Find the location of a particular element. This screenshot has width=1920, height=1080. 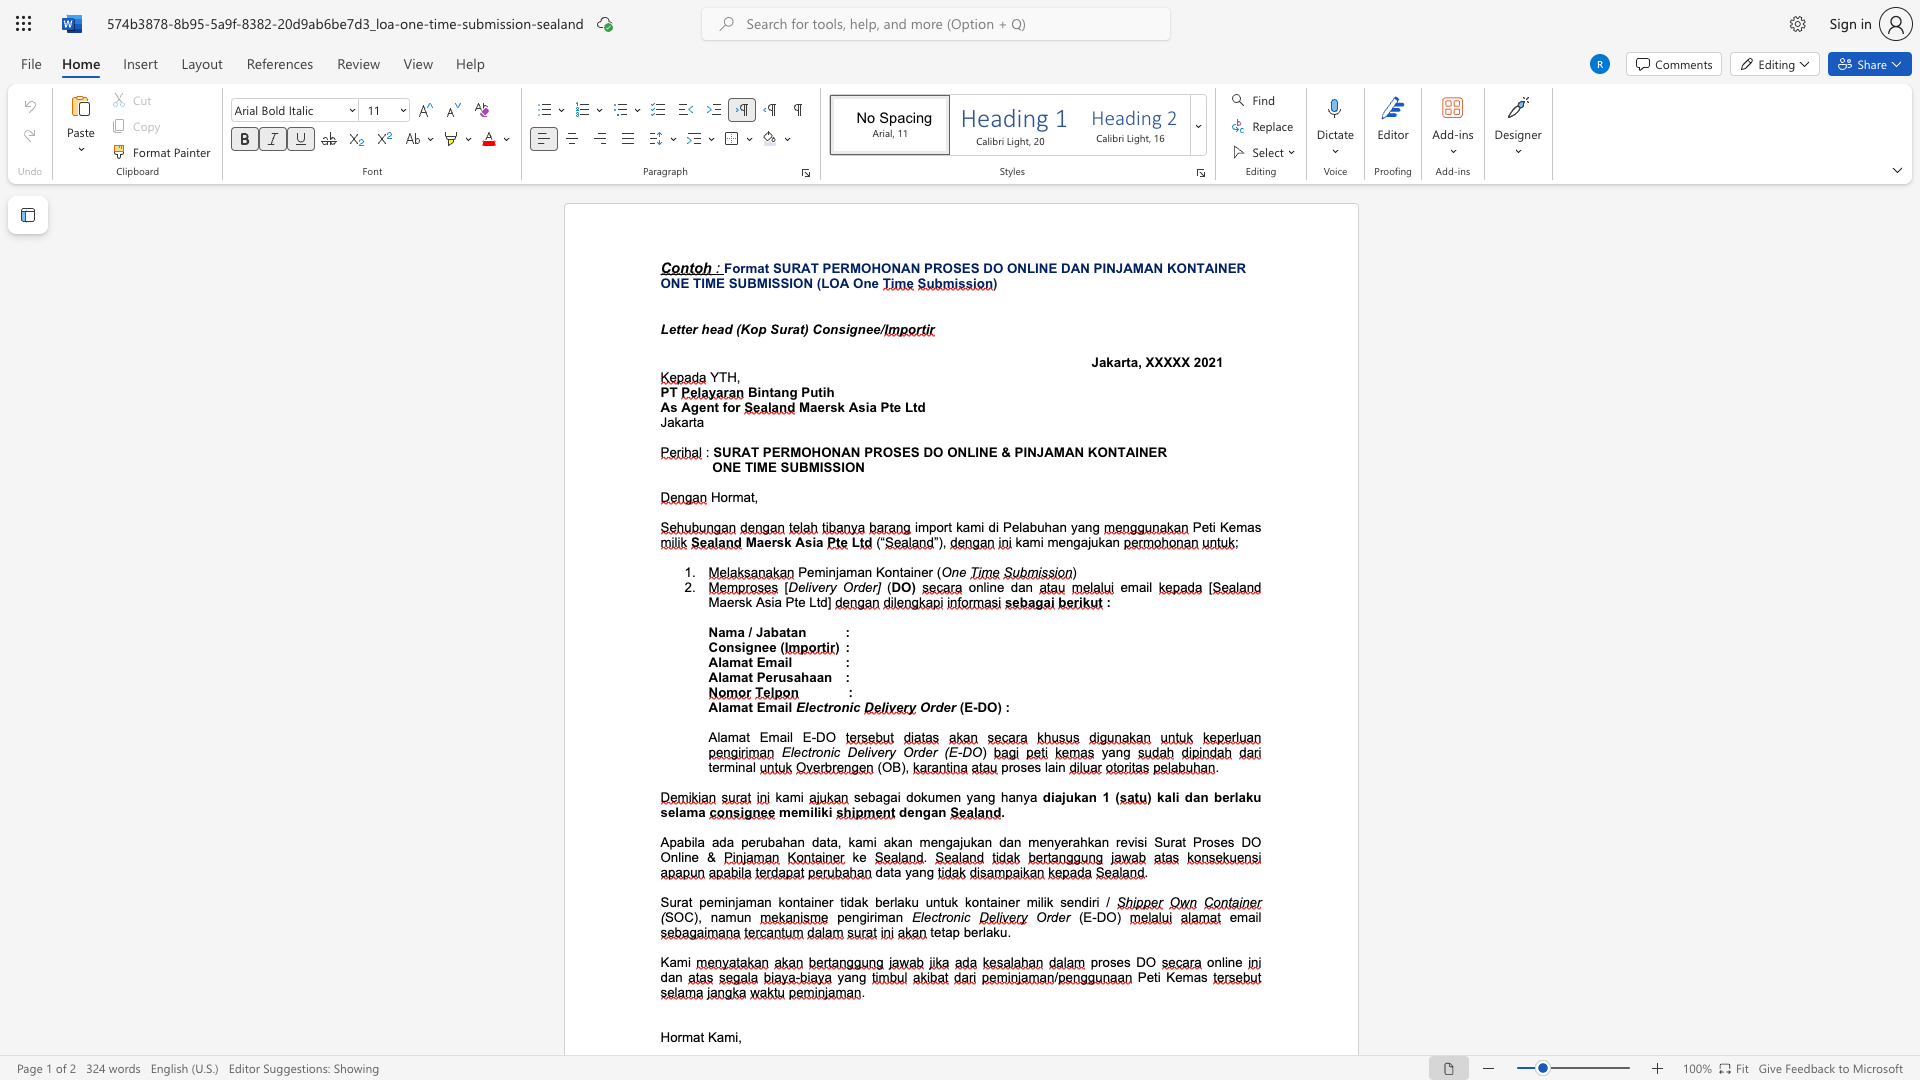

the subset text "ent for" within the text "As Agent for" is located at coordinates (699, 406).